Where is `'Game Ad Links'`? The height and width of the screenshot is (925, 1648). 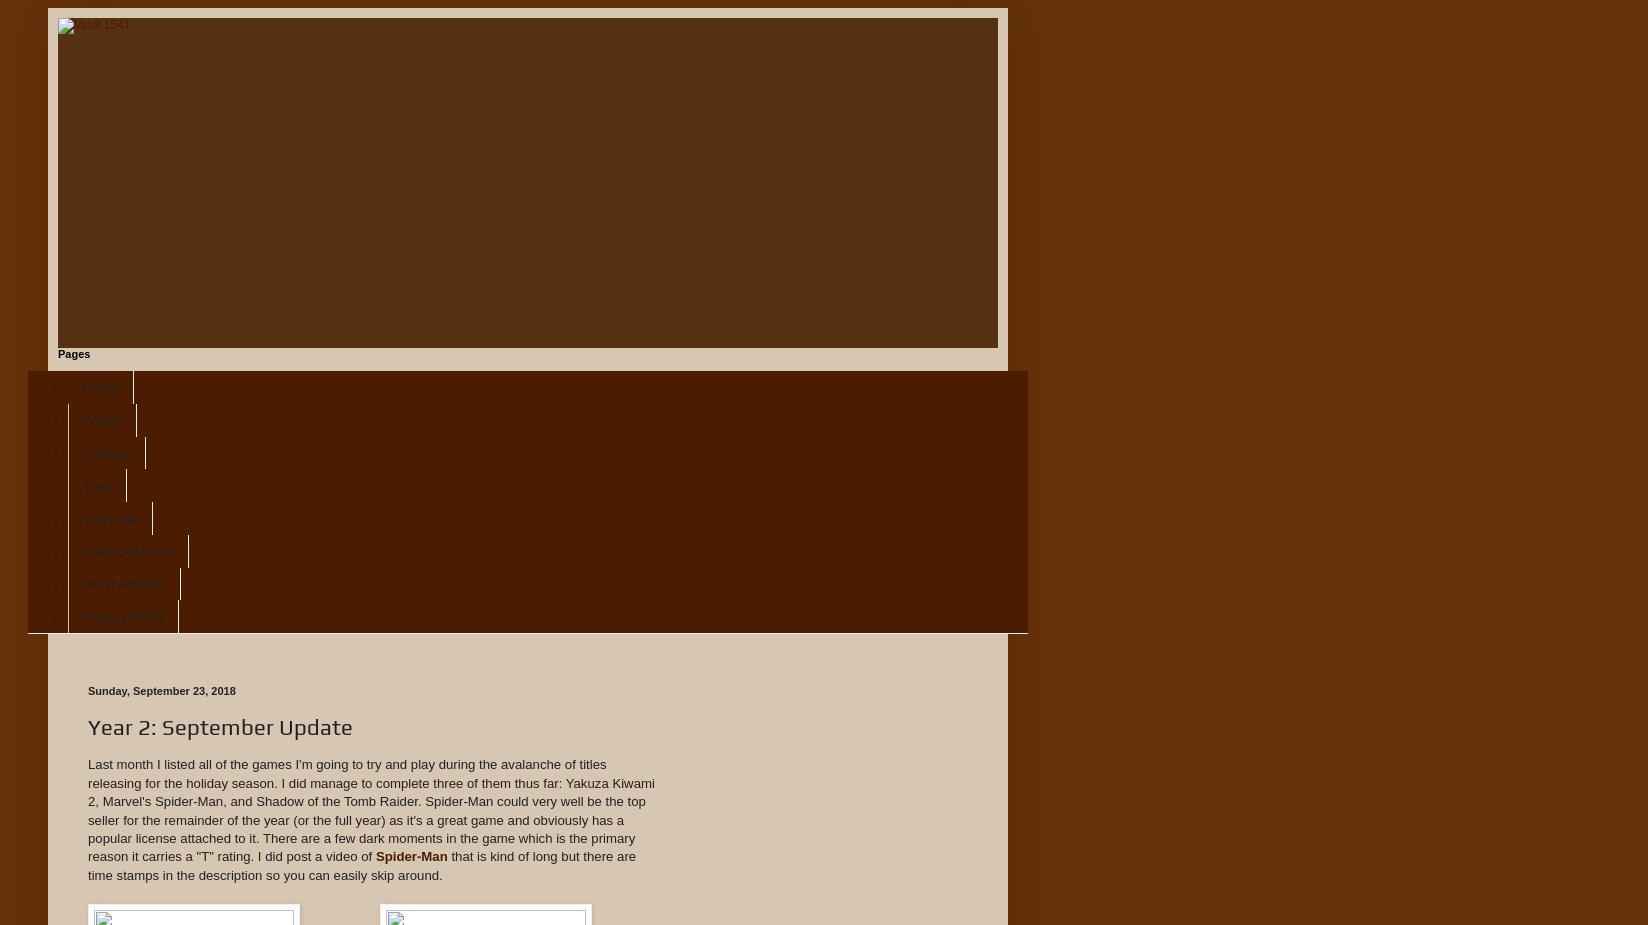
'Game Ad Links' is located at coordinates (128, 551).